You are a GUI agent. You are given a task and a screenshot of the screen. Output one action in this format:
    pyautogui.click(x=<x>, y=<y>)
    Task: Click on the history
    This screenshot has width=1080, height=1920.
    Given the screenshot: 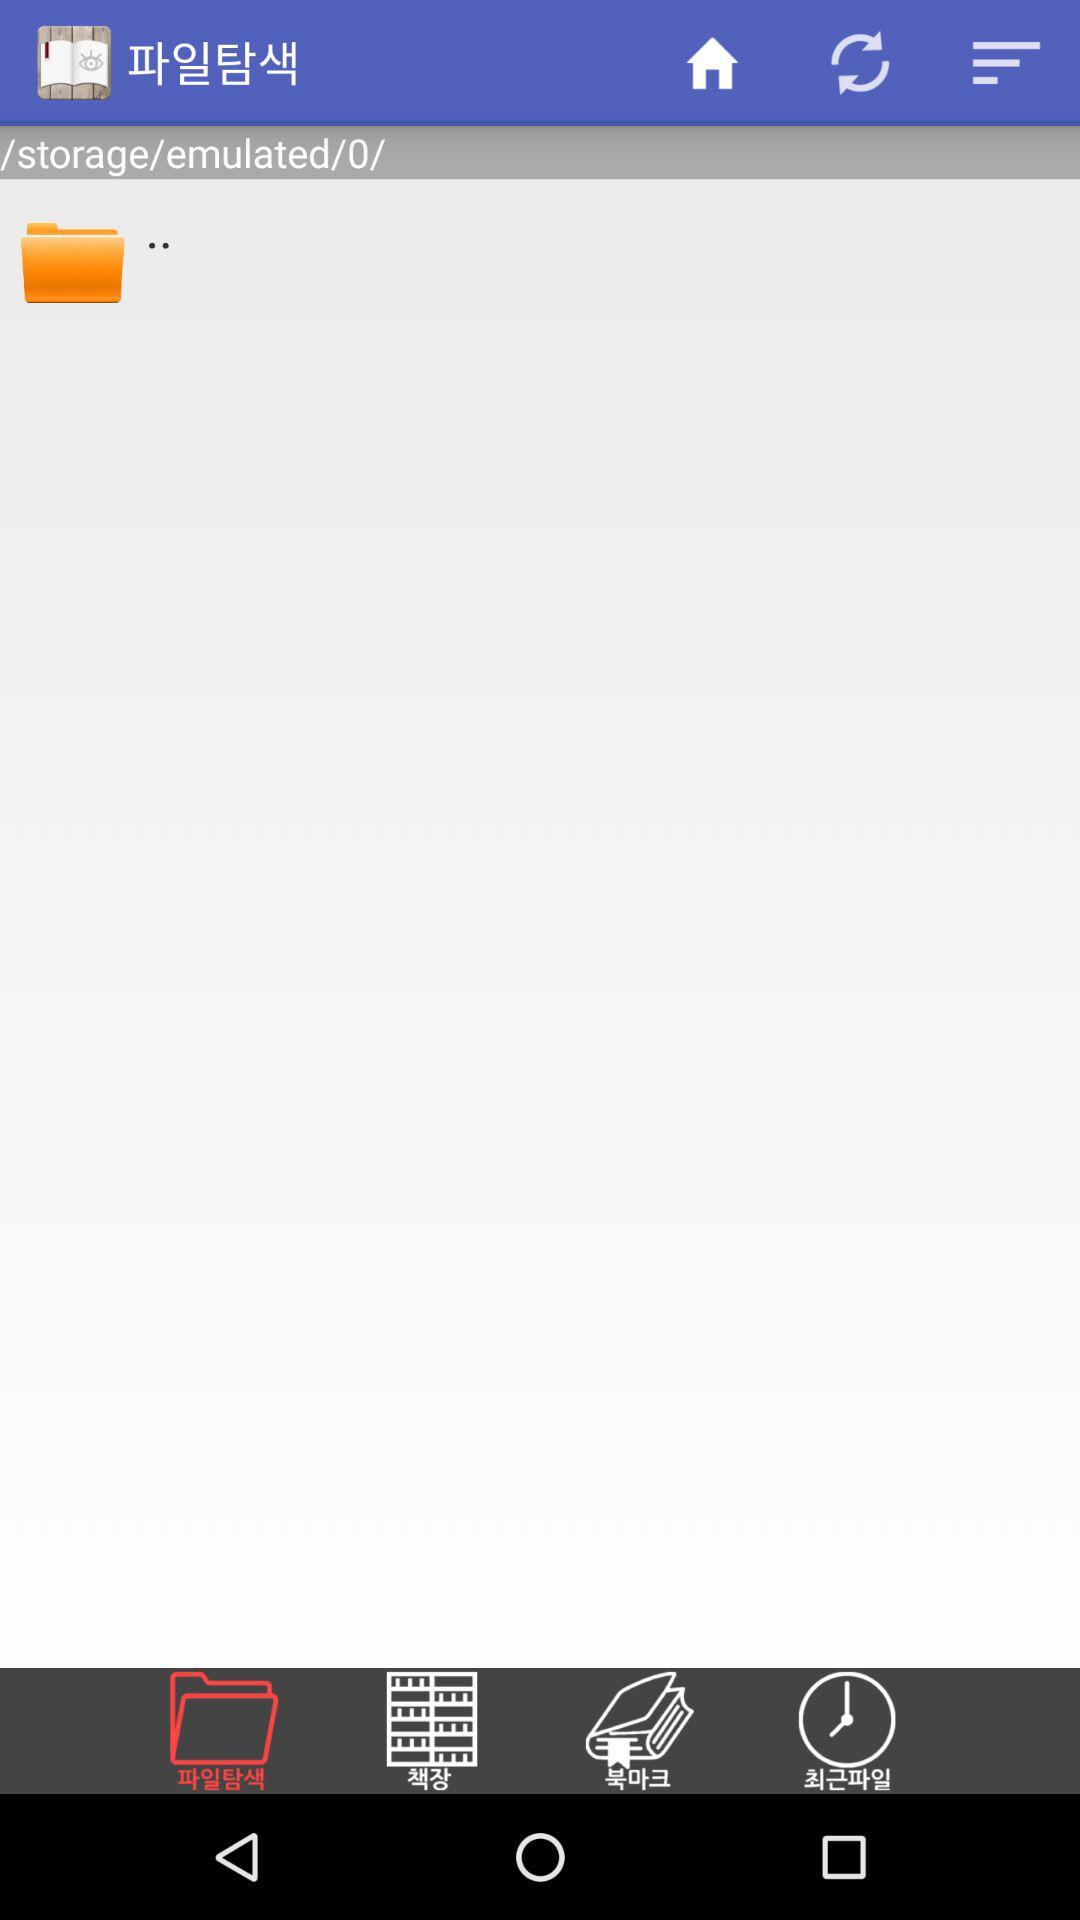 What is the action you would take?
    pyautogui.click(x=870, y=1730)
    